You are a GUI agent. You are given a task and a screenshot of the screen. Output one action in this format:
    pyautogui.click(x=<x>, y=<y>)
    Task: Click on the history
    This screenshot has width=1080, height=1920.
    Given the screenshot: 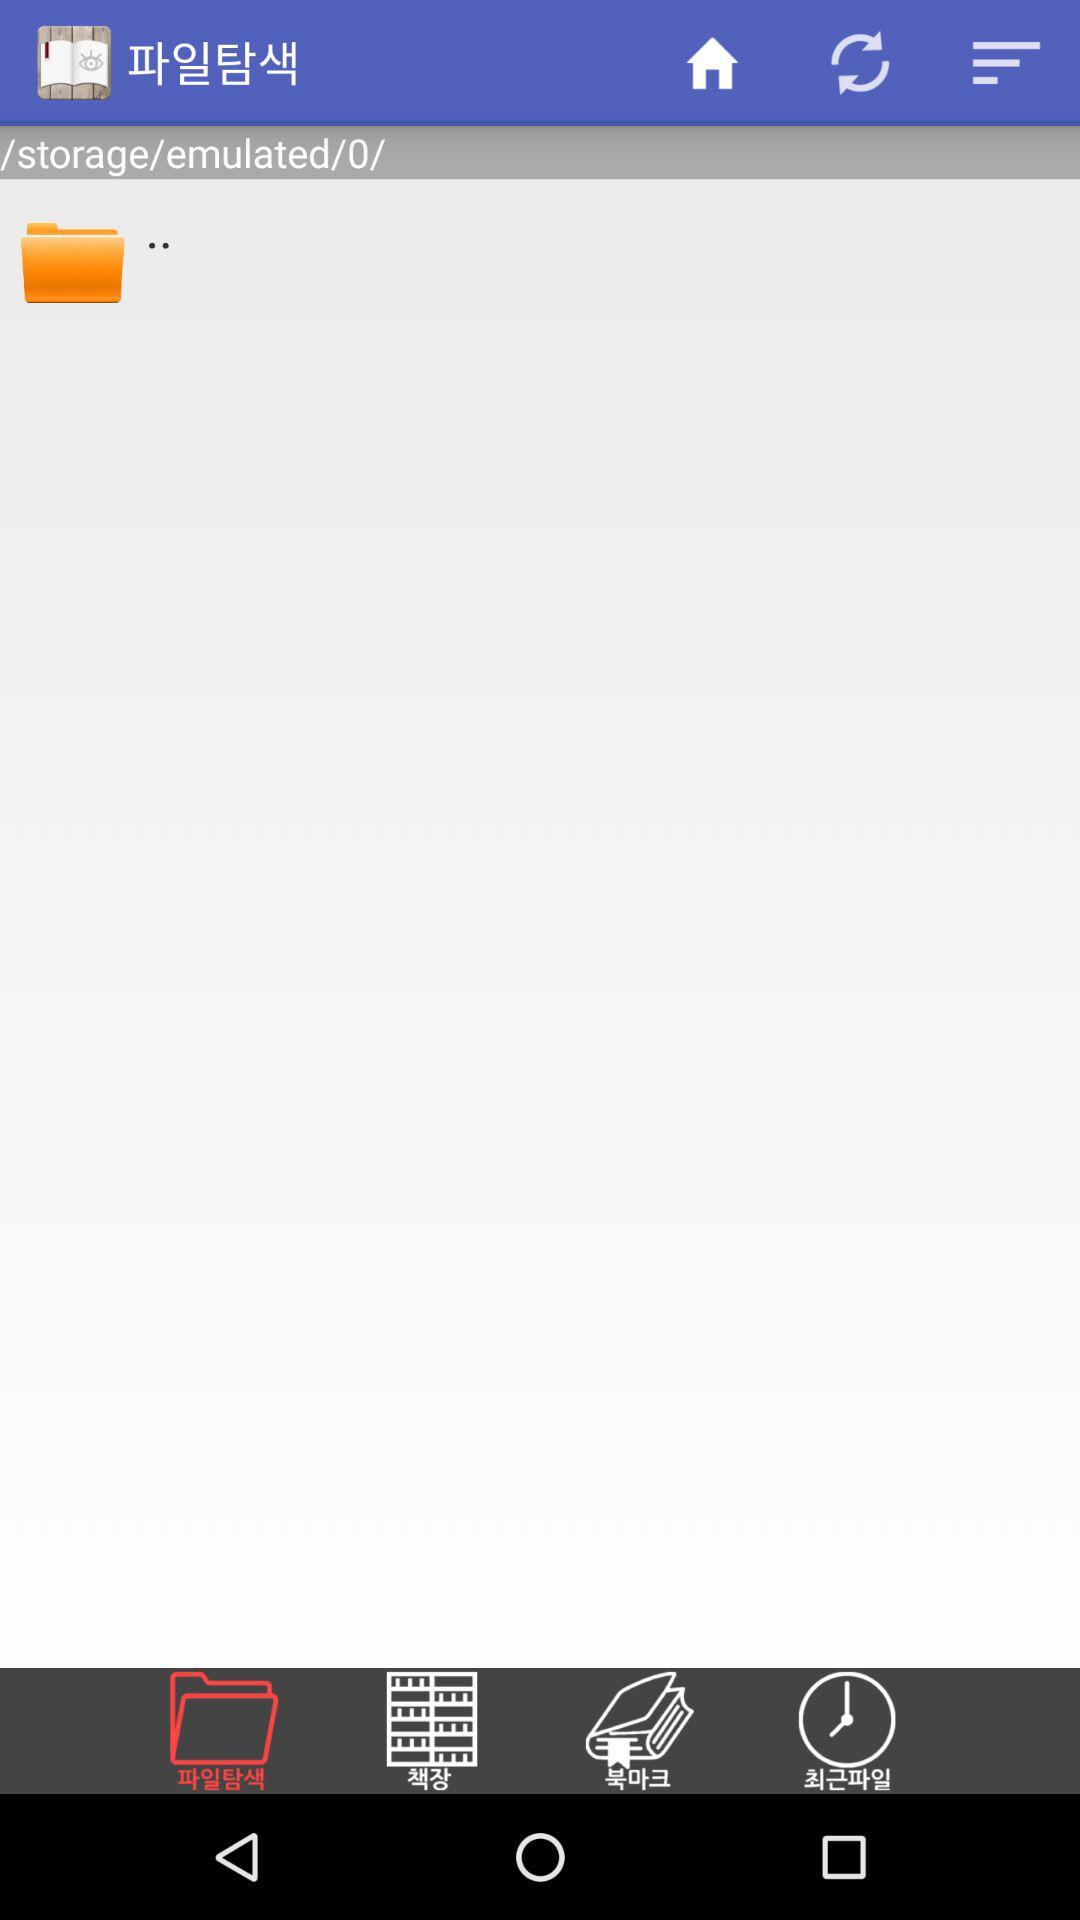 What is the action you would take?
    pyautogui.click(x=870, y=1730)
    